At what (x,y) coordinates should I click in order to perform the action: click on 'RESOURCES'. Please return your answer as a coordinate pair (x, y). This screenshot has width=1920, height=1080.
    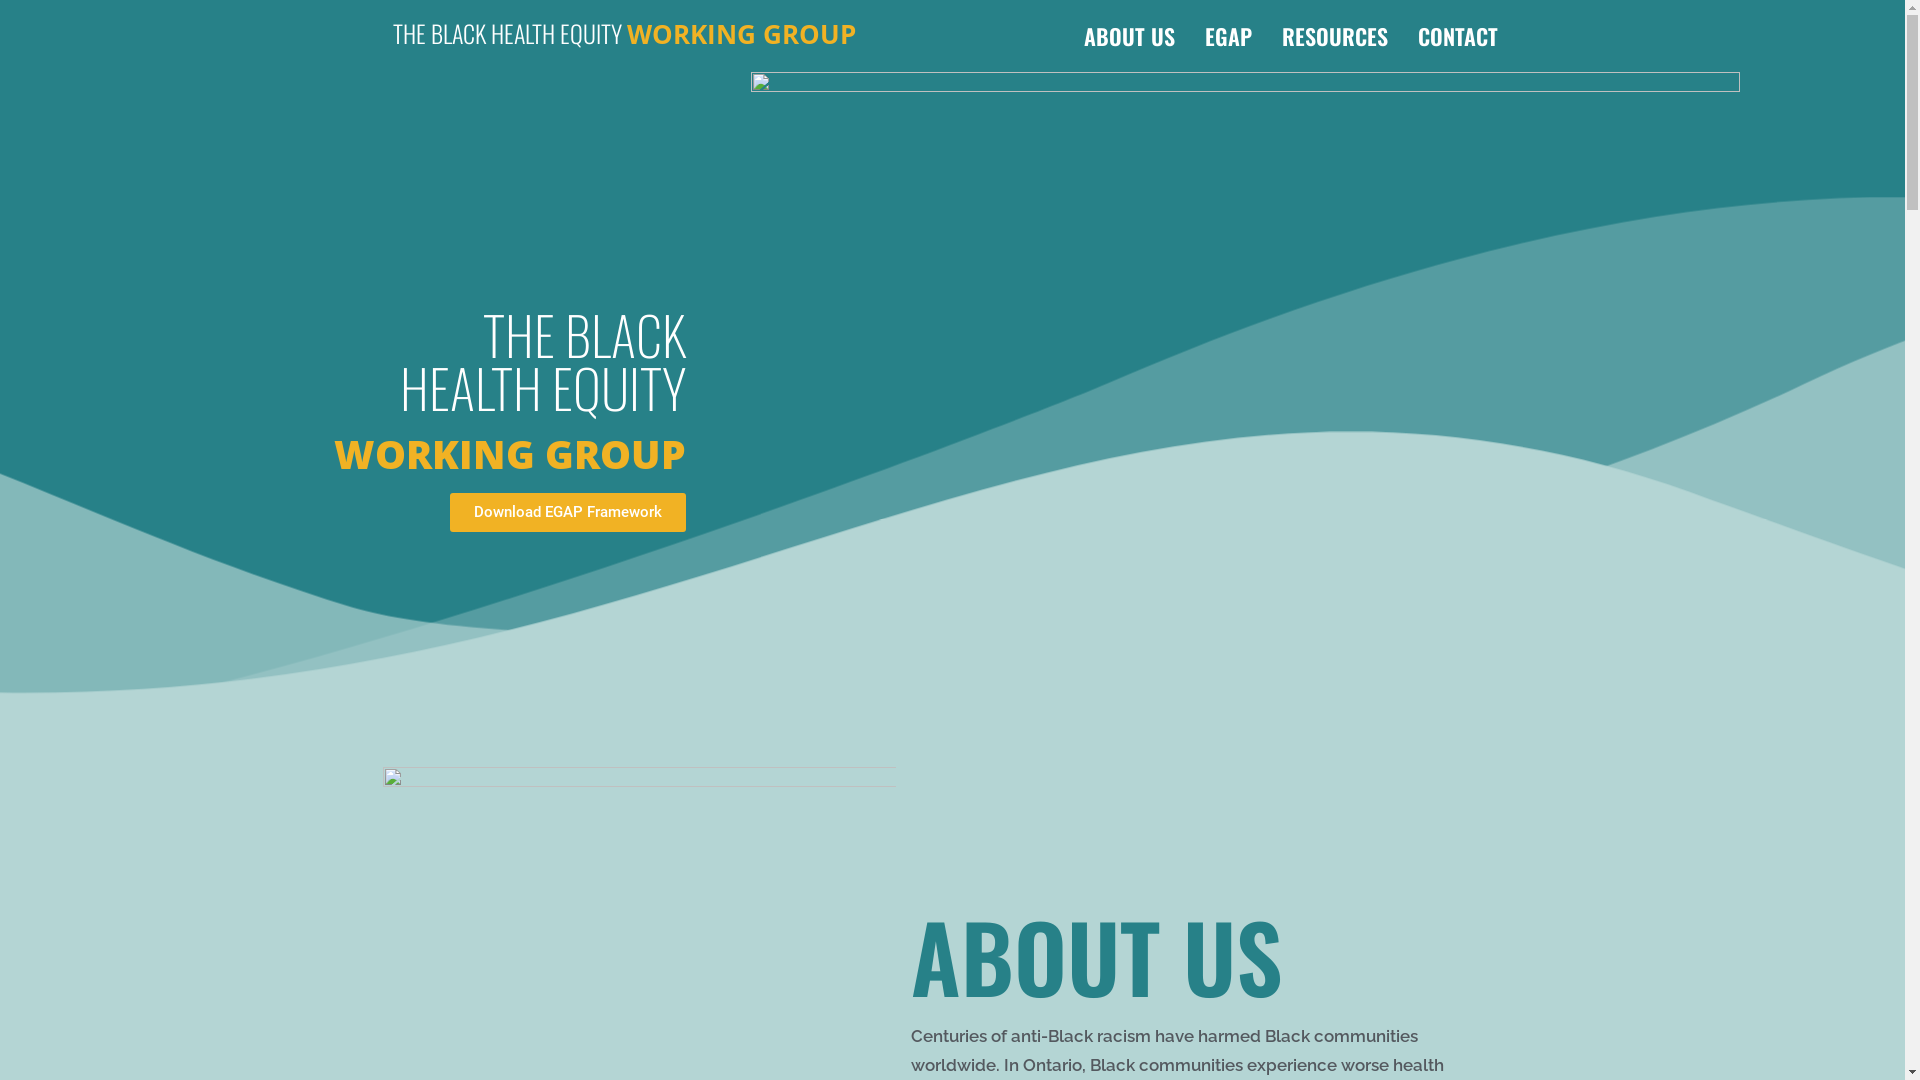
    Looking at the image, I should click on (1334, 35).